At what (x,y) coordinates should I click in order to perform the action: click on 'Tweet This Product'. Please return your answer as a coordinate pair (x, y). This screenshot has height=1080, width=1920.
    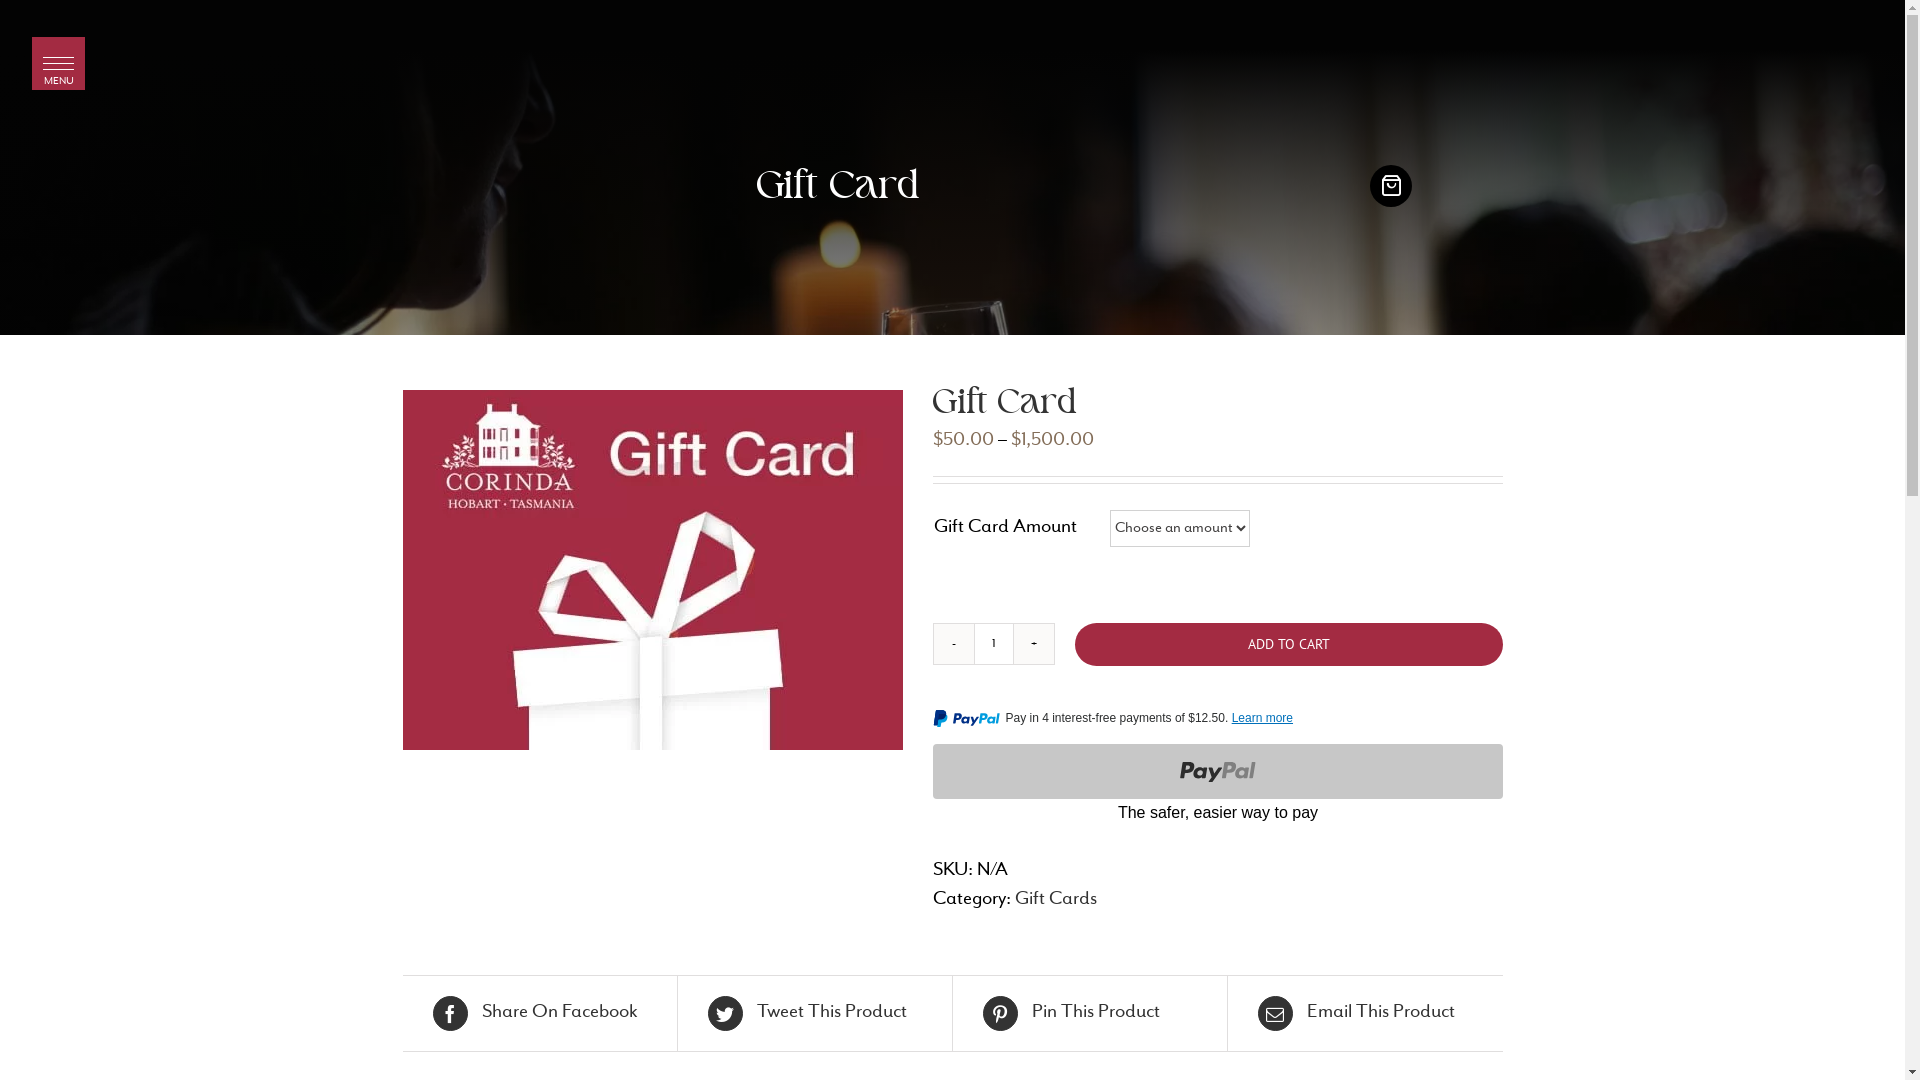
    Looking at the image, I should click on (815, 1013).